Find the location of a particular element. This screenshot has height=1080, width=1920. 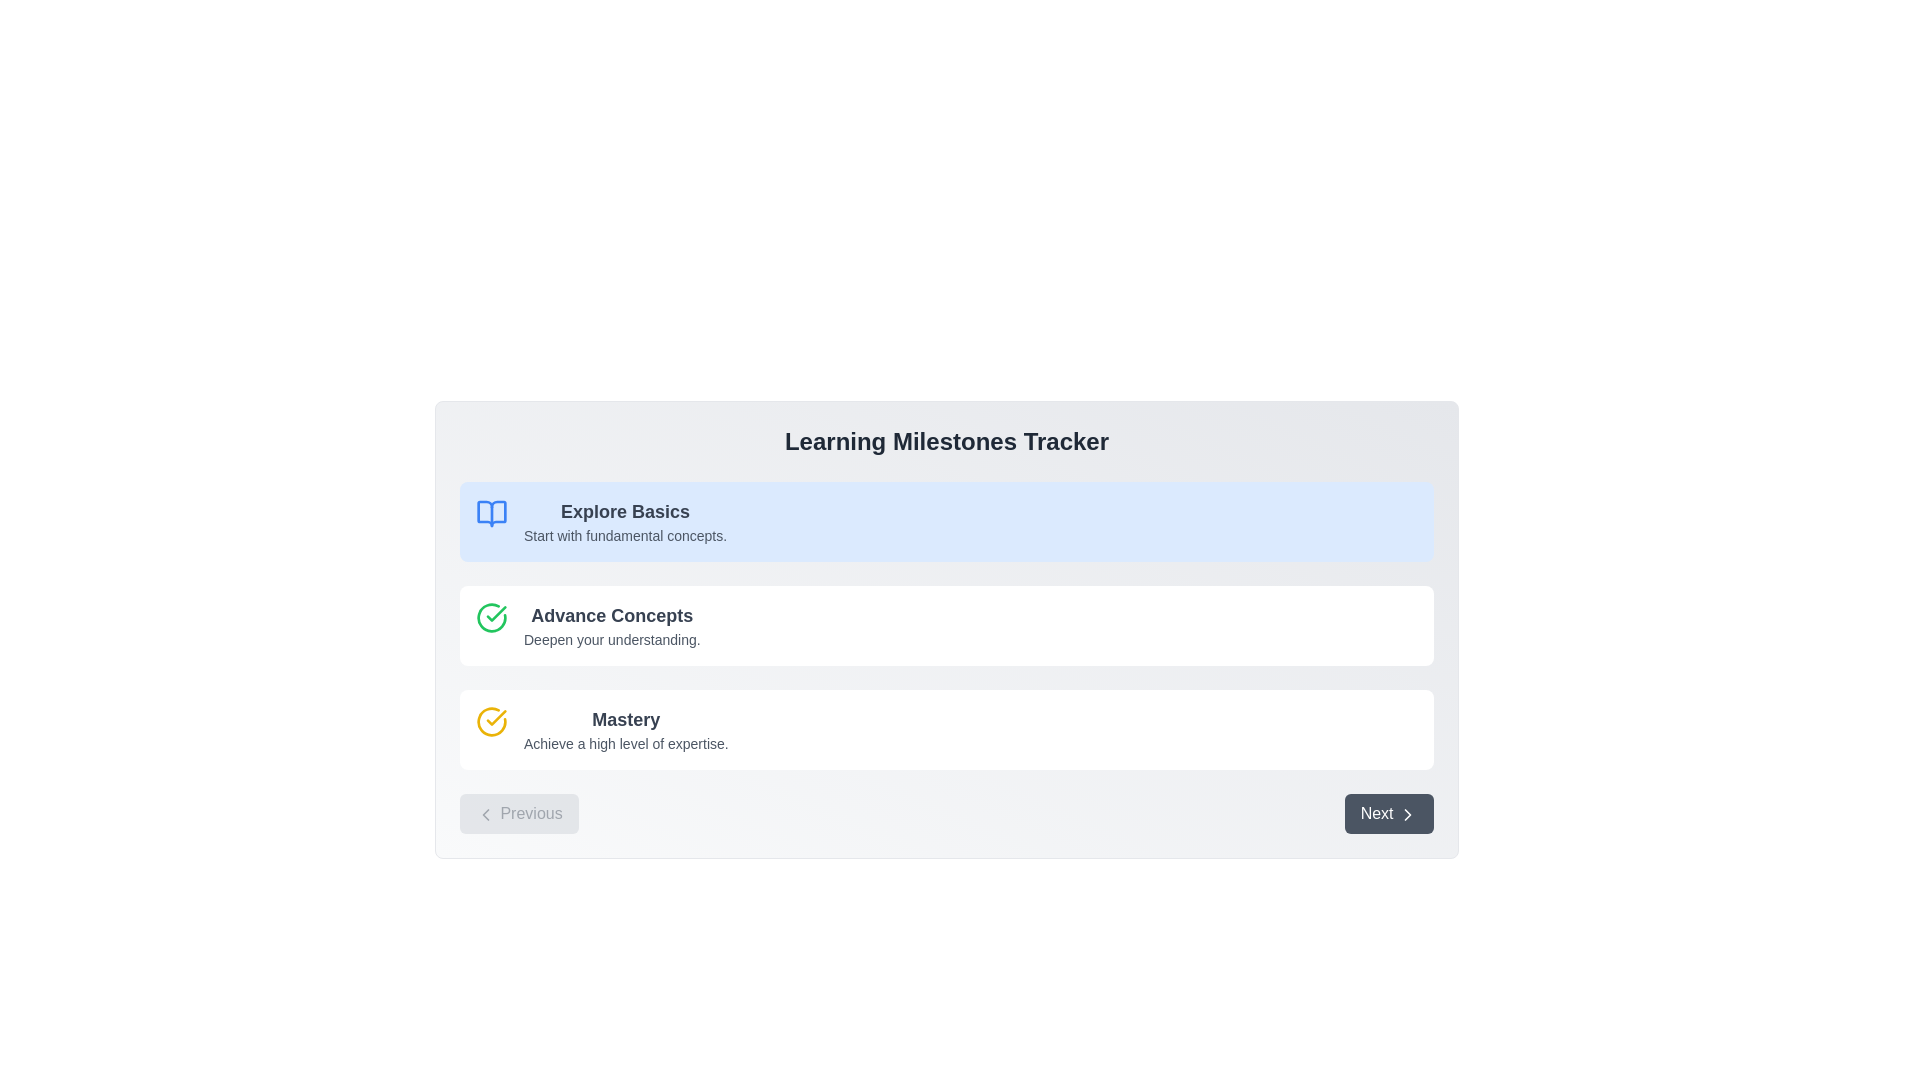

the 'Previous' button, which is a rectangular button with a gray background and rounded corners, located on the far-left side of the navigation layout in the tracker interface is located at coordinates (519, 813).